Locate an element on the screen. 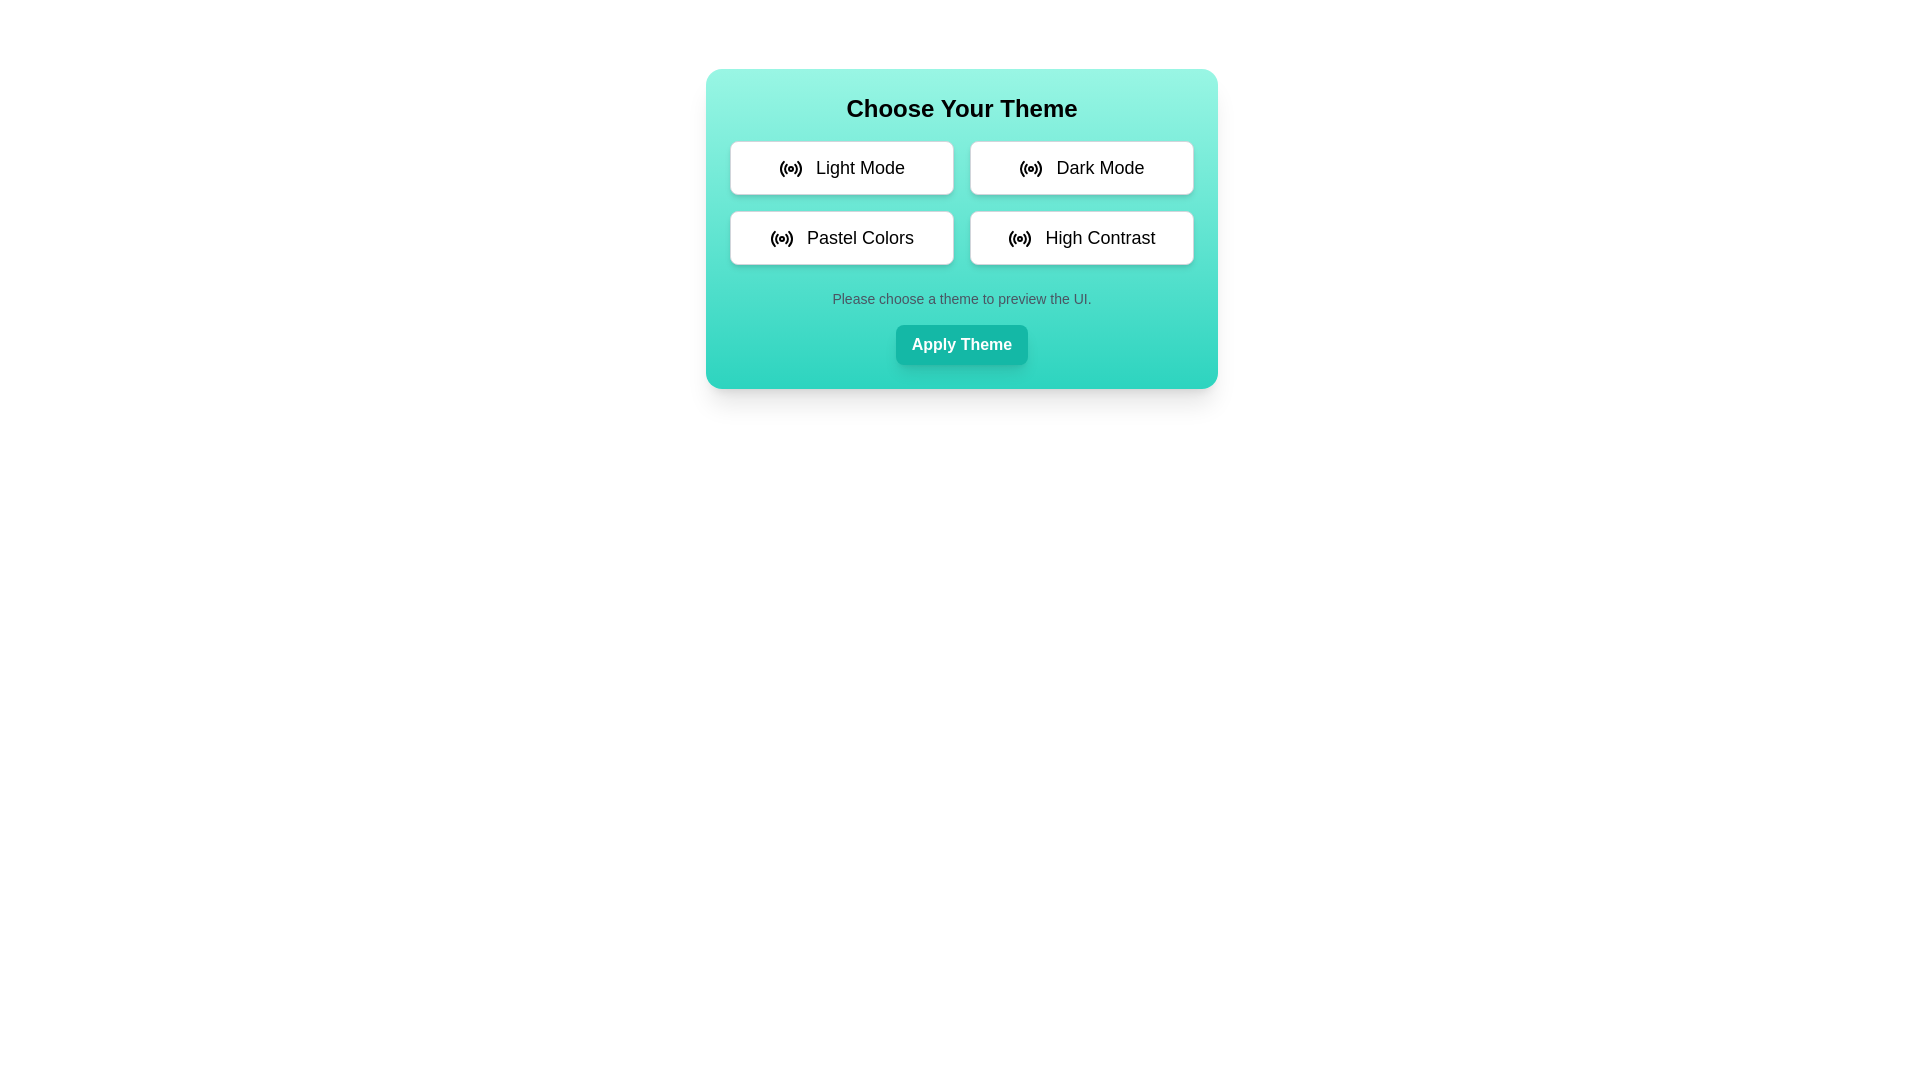 This screenshot has width=1920, height=1080. the turquoise rectangular button labeled 'Apply Theme' is located at coordinates (961, 343).